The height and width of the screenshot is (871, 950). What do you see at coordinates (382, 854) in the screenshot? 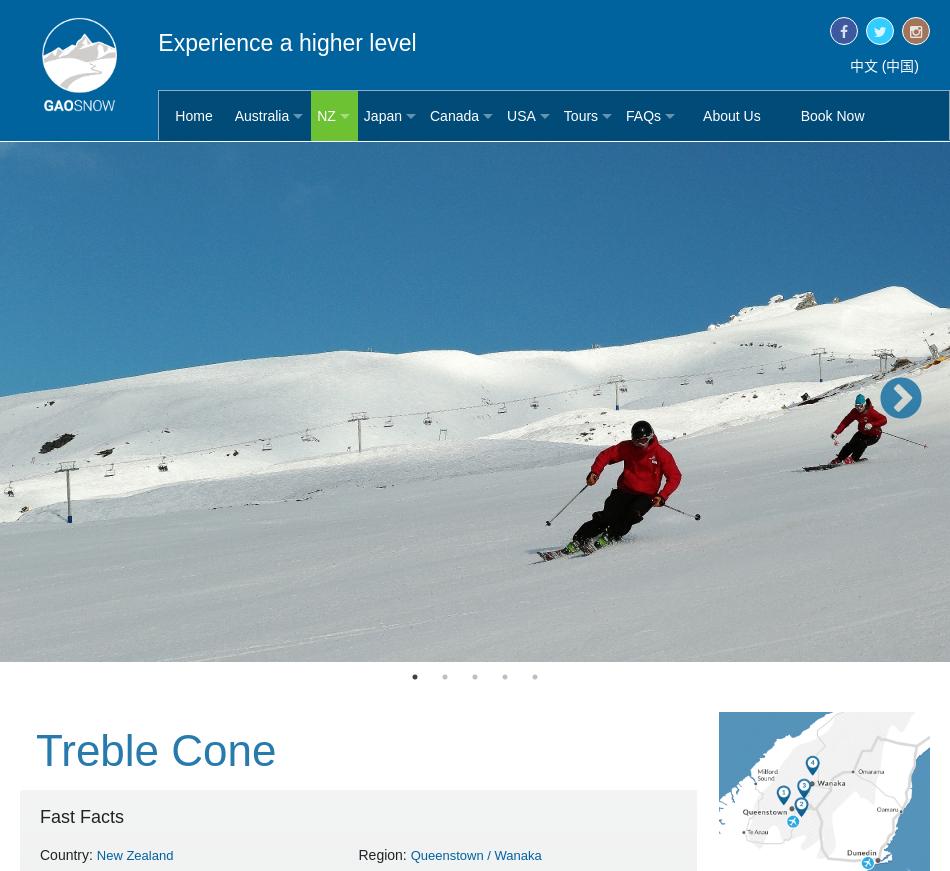
I see `'Region:'` at bounding box center [382, 854].